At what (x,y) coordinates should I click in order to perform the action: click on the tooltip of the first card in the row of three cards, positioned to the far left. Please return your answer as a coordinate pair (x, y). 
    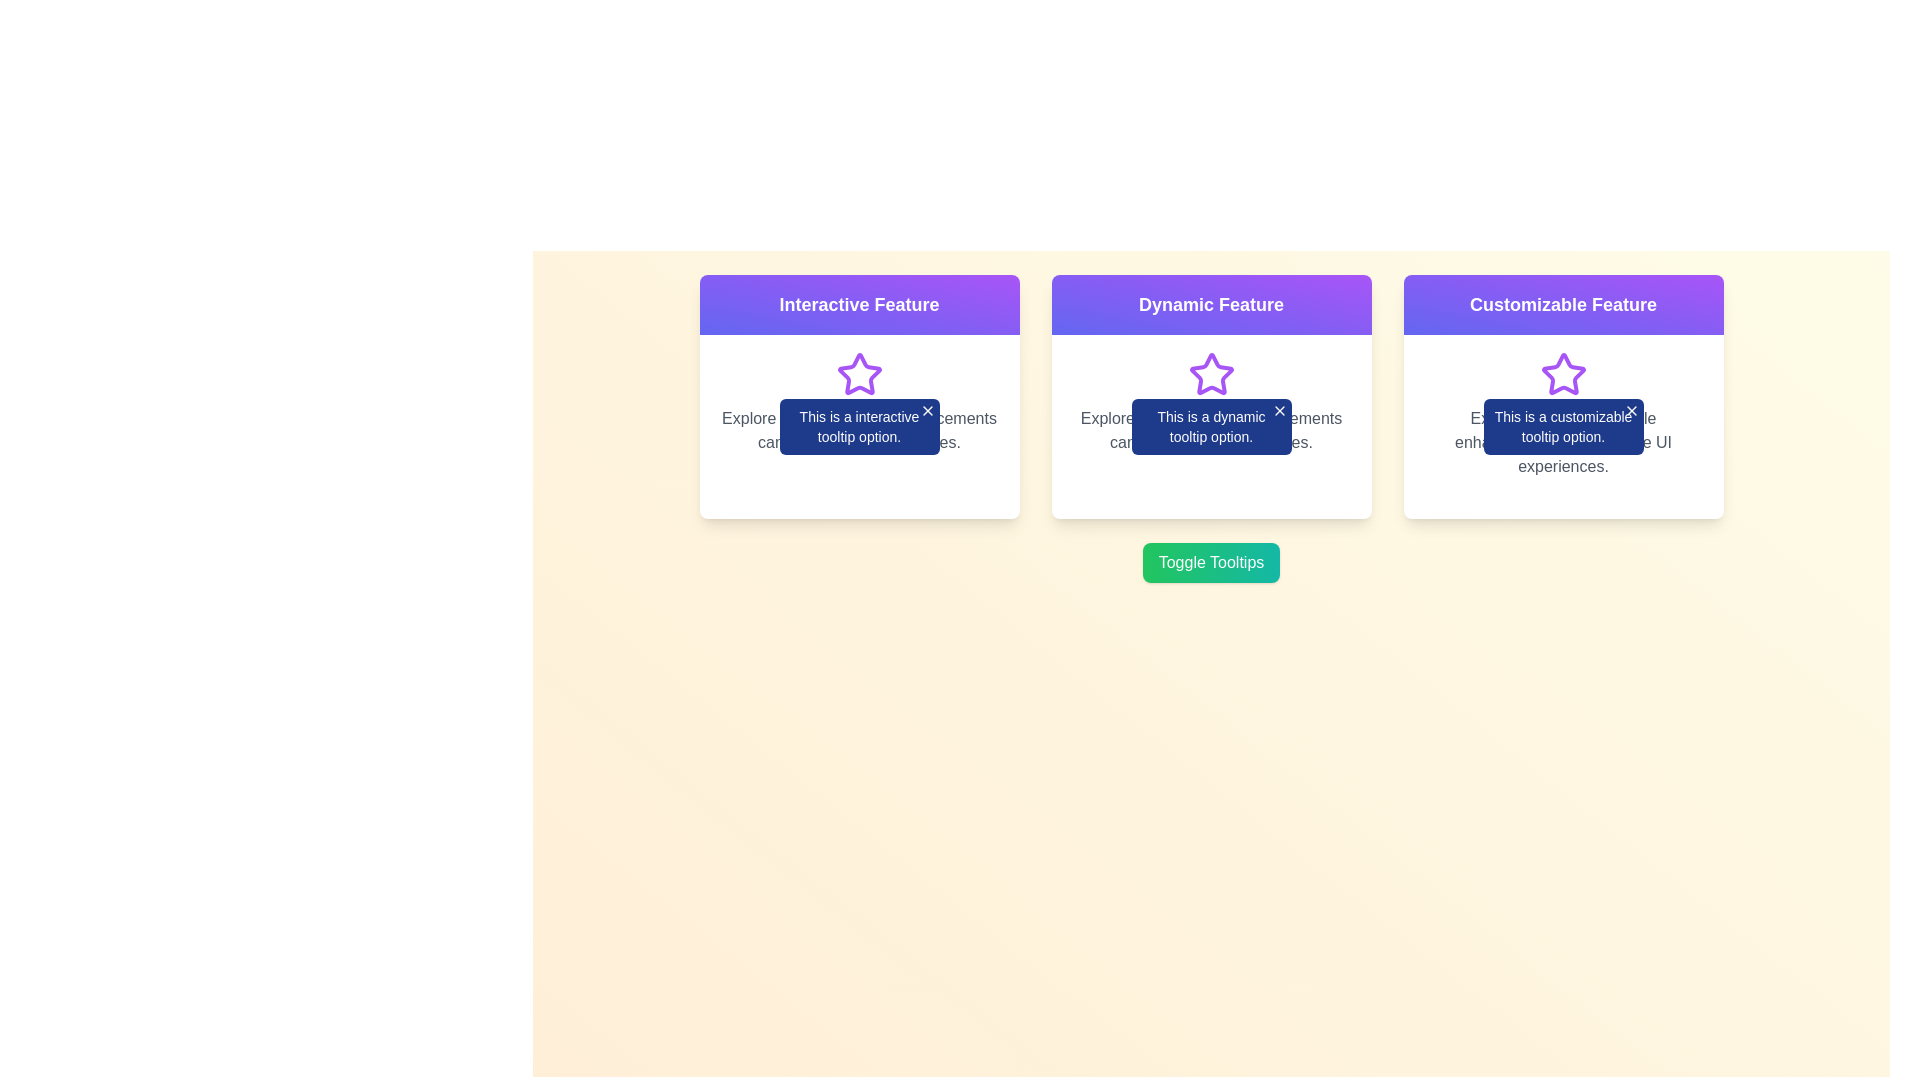
    Looking at the image, I should click on (859, 397).